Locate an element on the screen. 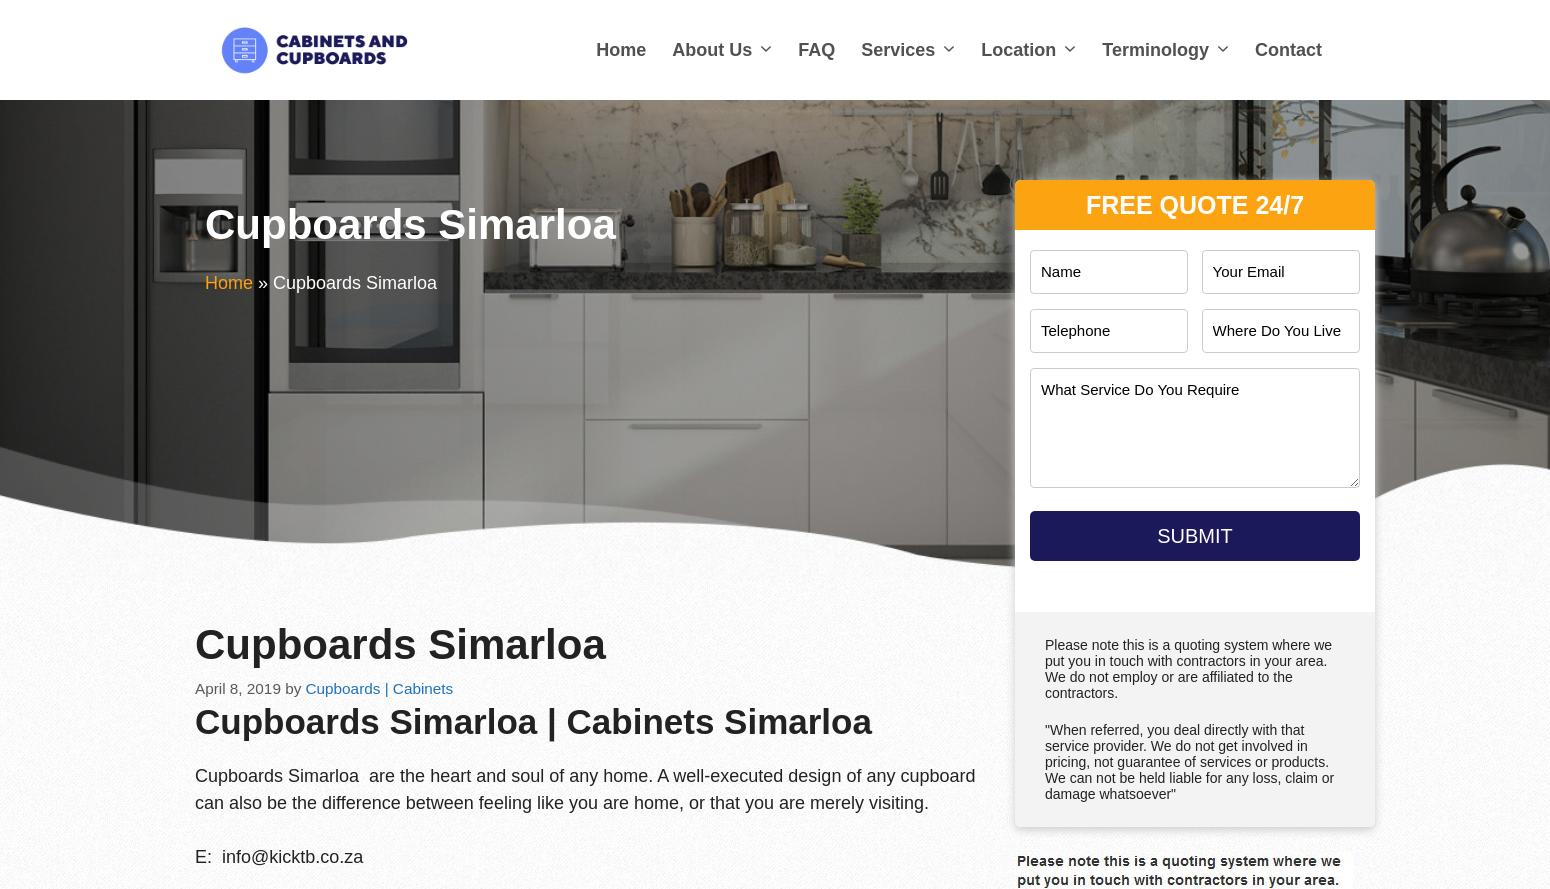  'Services' is located at coordinates (898, 49).